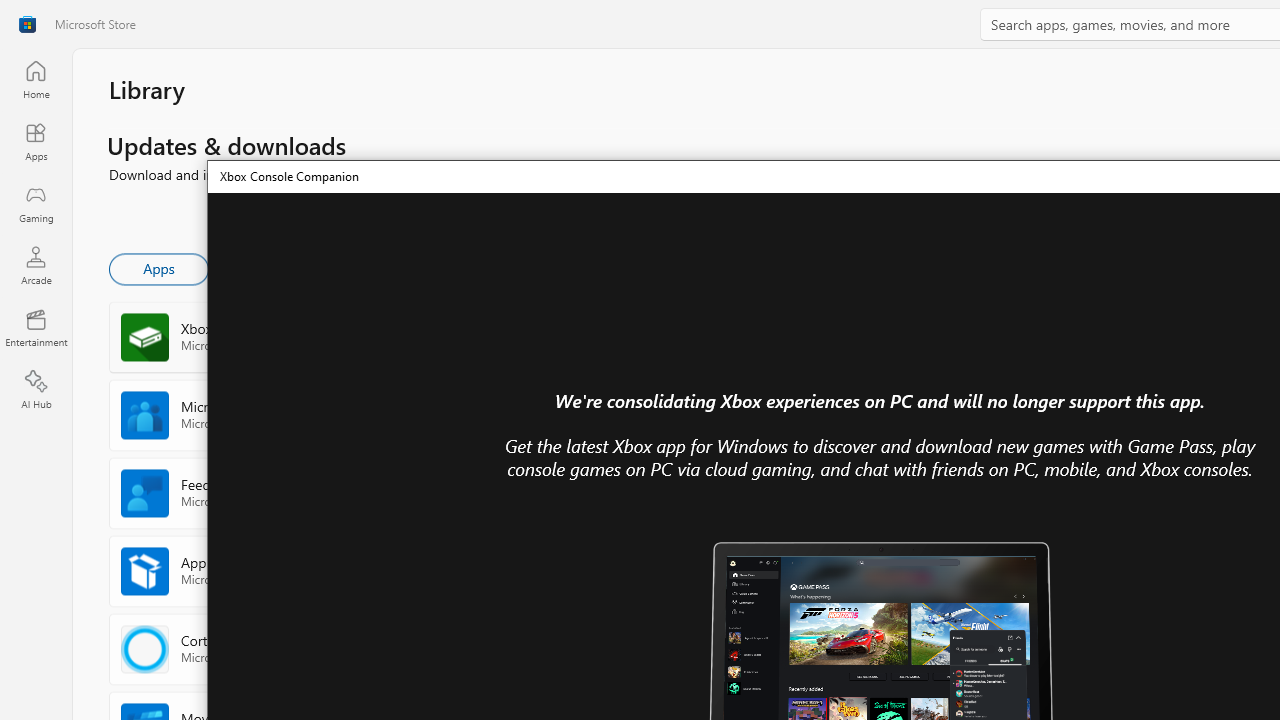 This screenshot has width=1280, height=720. I want to click on 'Apps', so click(35, 140).